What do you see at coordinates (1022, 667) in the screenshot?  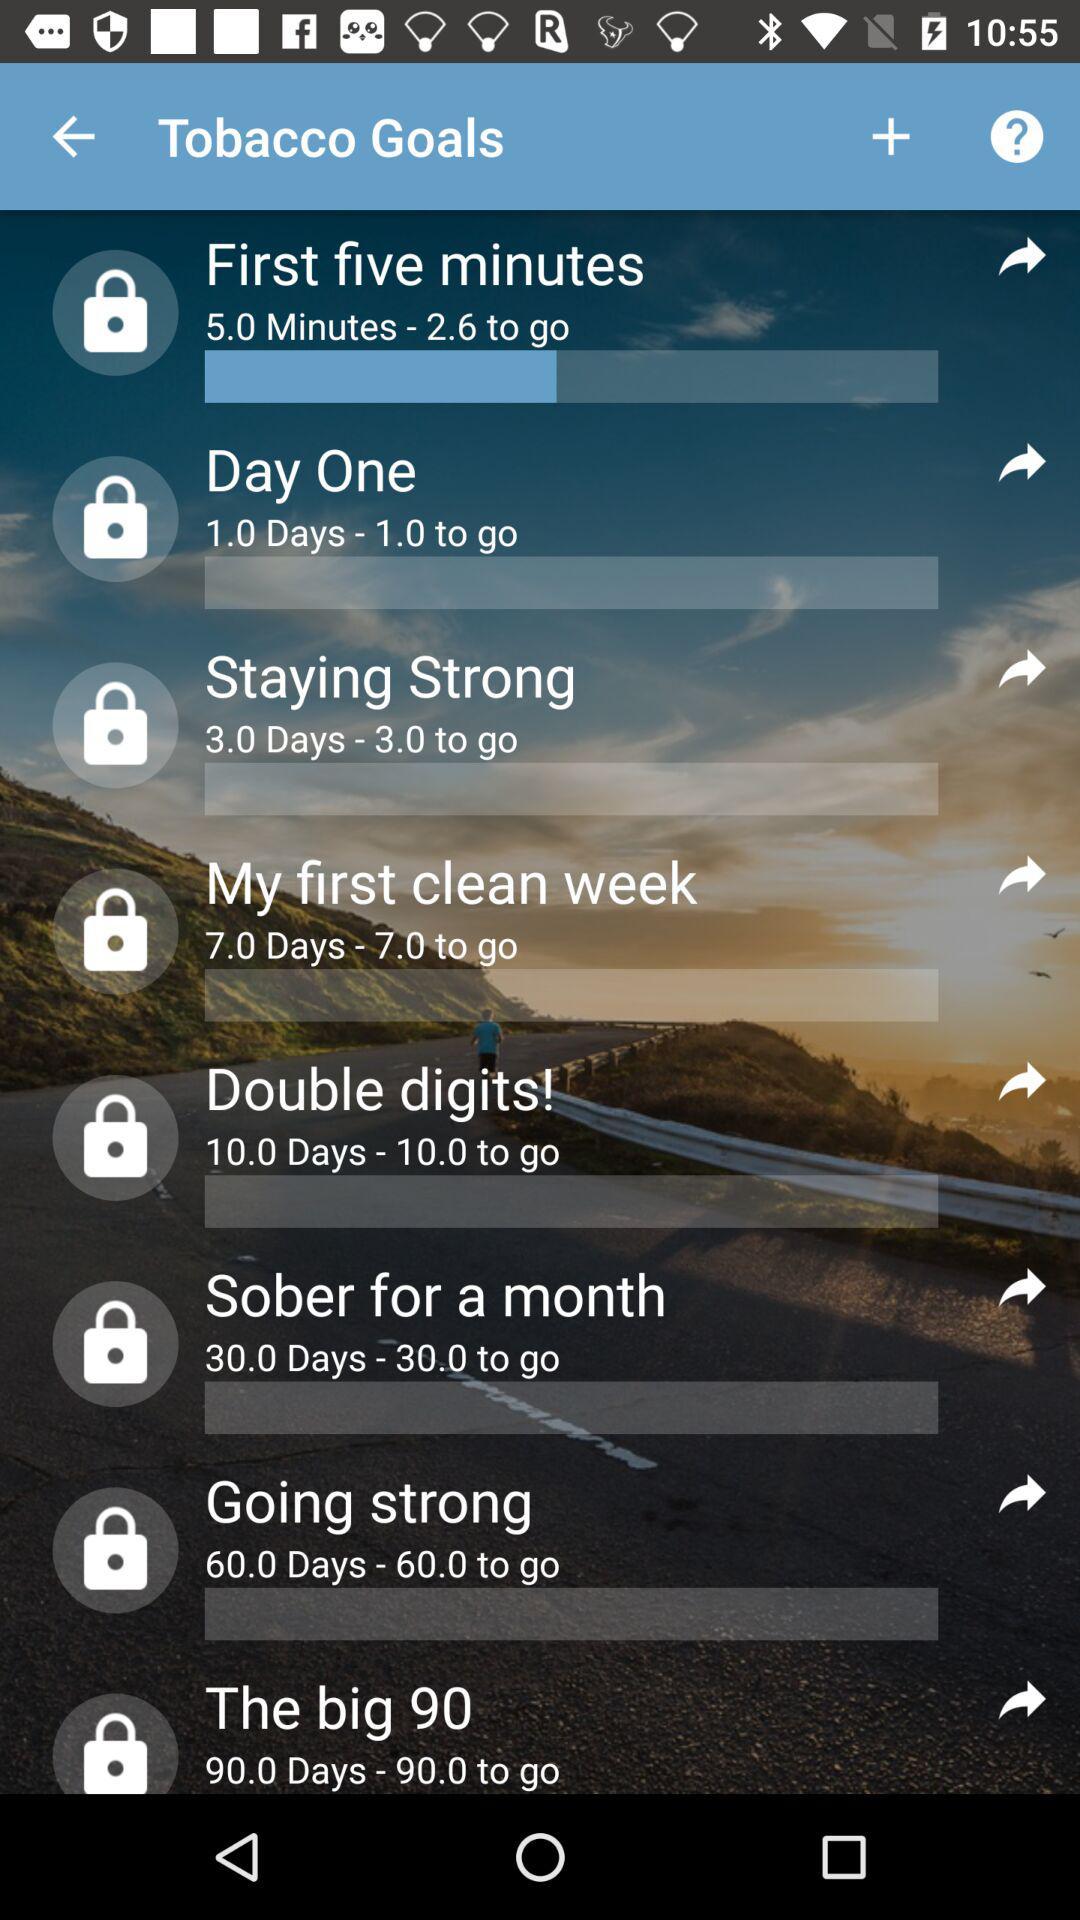 I see `open menu` at bounding box center [1022, 667].